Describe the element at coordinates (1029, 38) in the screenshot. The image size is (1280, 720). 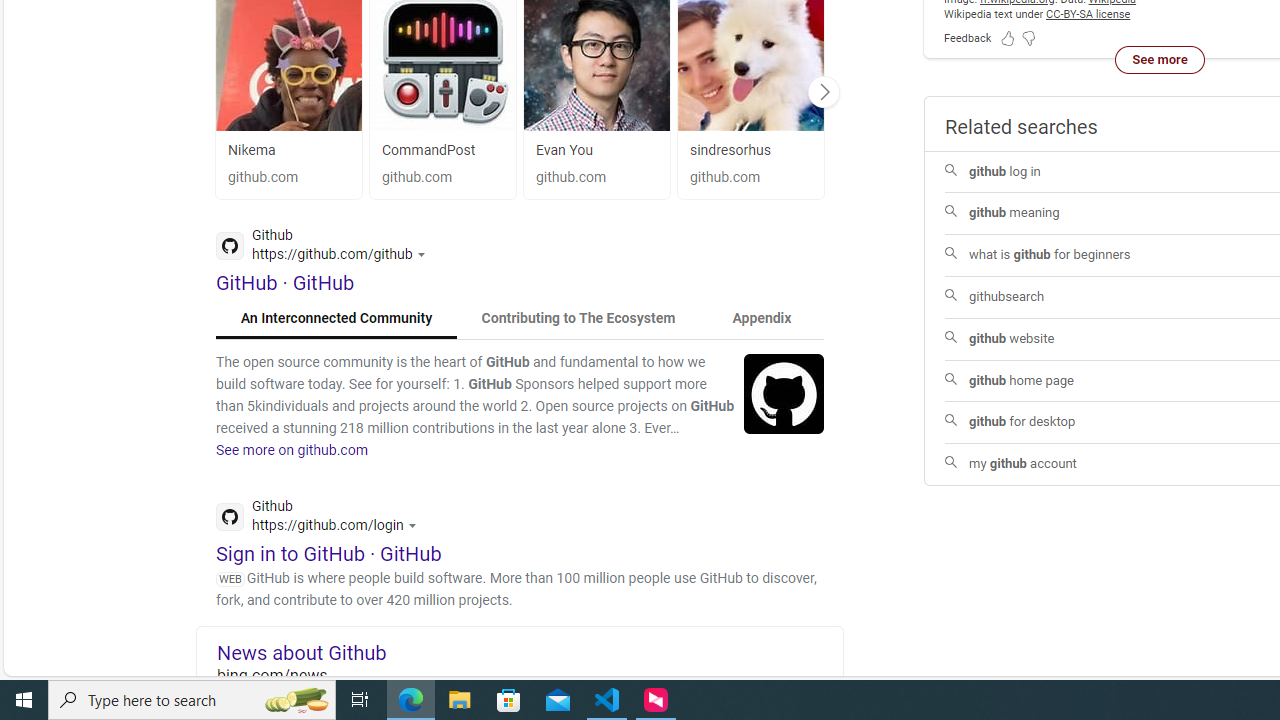
I see `'Feedback Dislike'` at that location.